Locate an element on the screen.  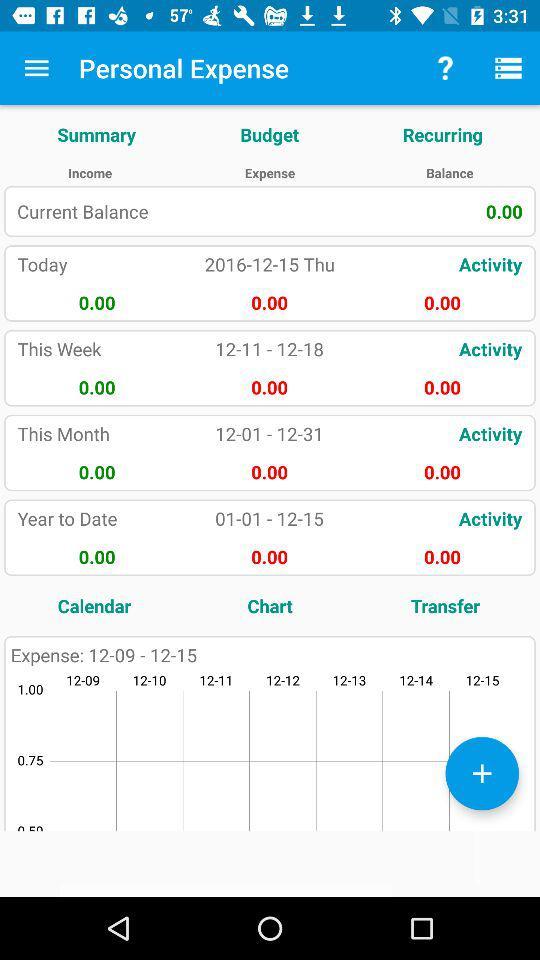
the item to the left of transfer icon is located at coordinates (270, 604).